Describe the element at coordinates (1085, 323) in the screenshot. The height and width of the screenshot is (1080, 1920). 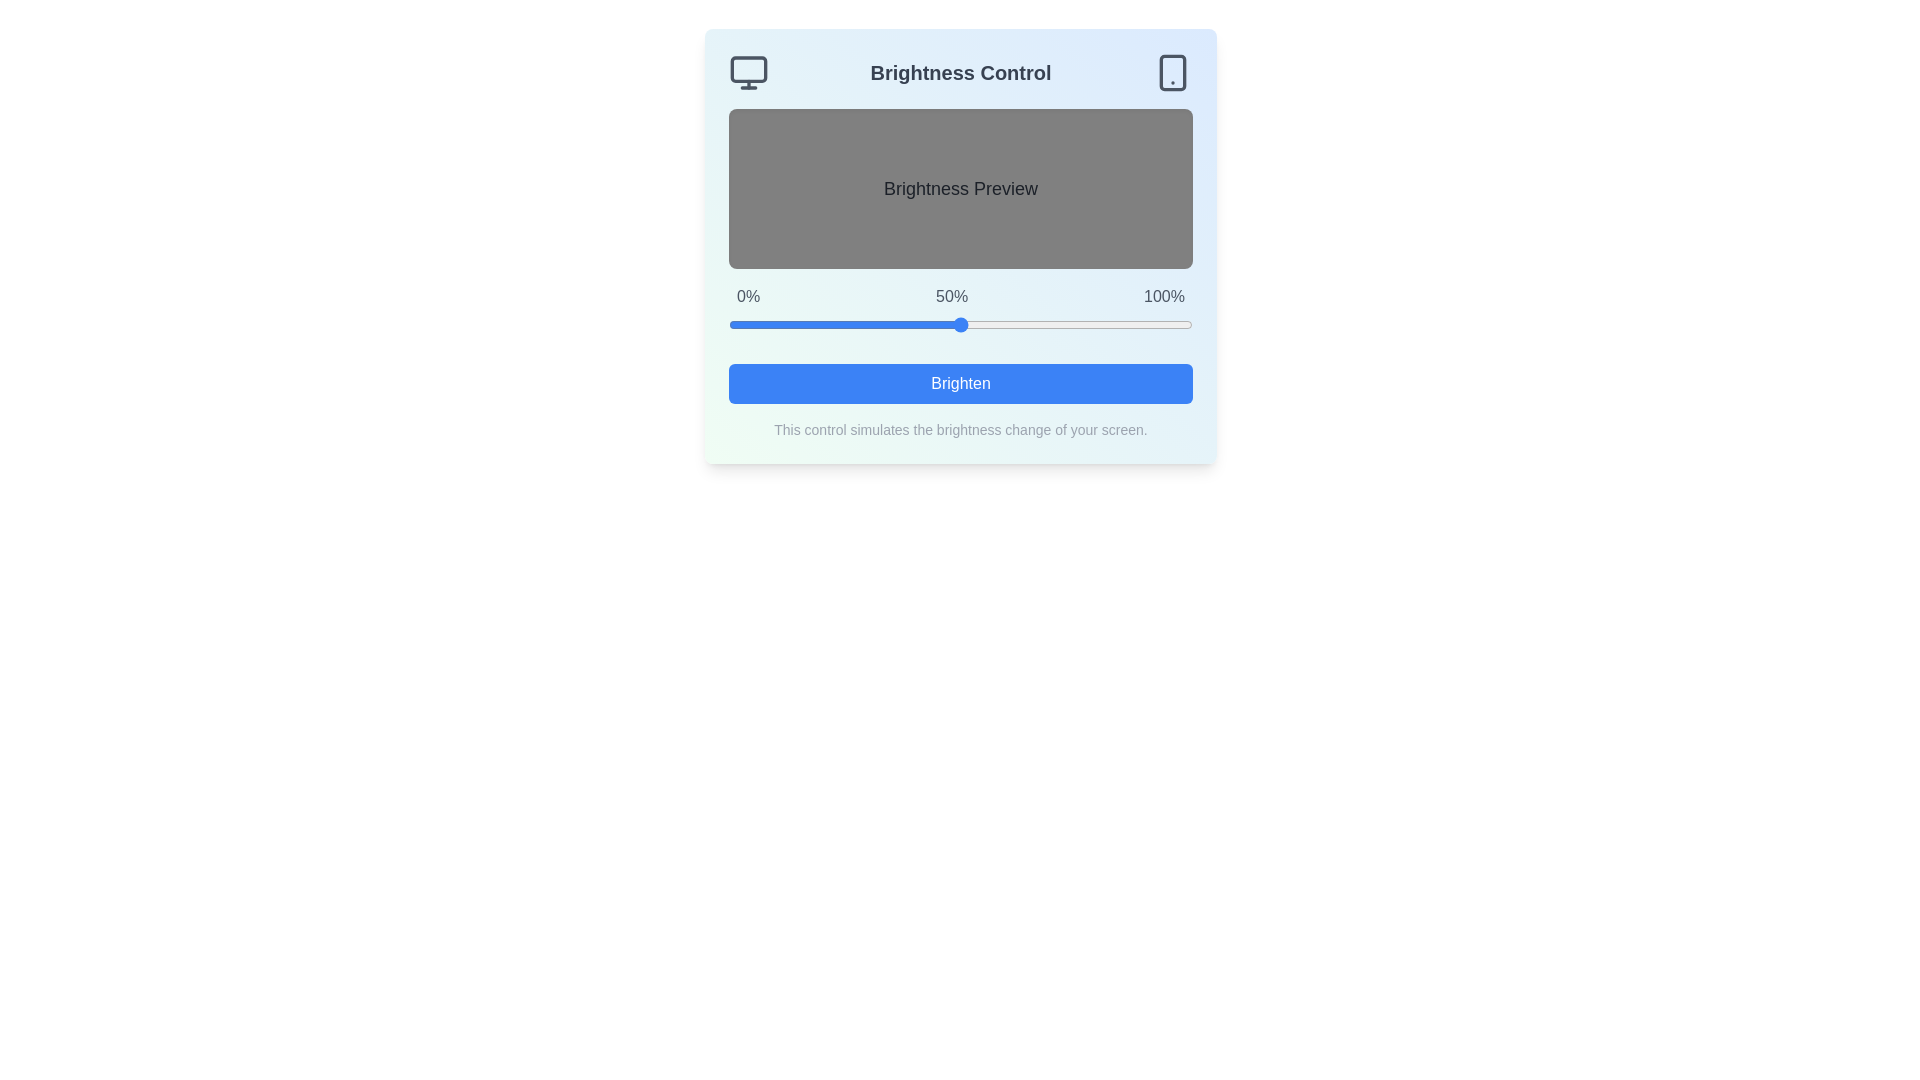
I see `the brightness slider to set the brightness level to 77%` at that location.